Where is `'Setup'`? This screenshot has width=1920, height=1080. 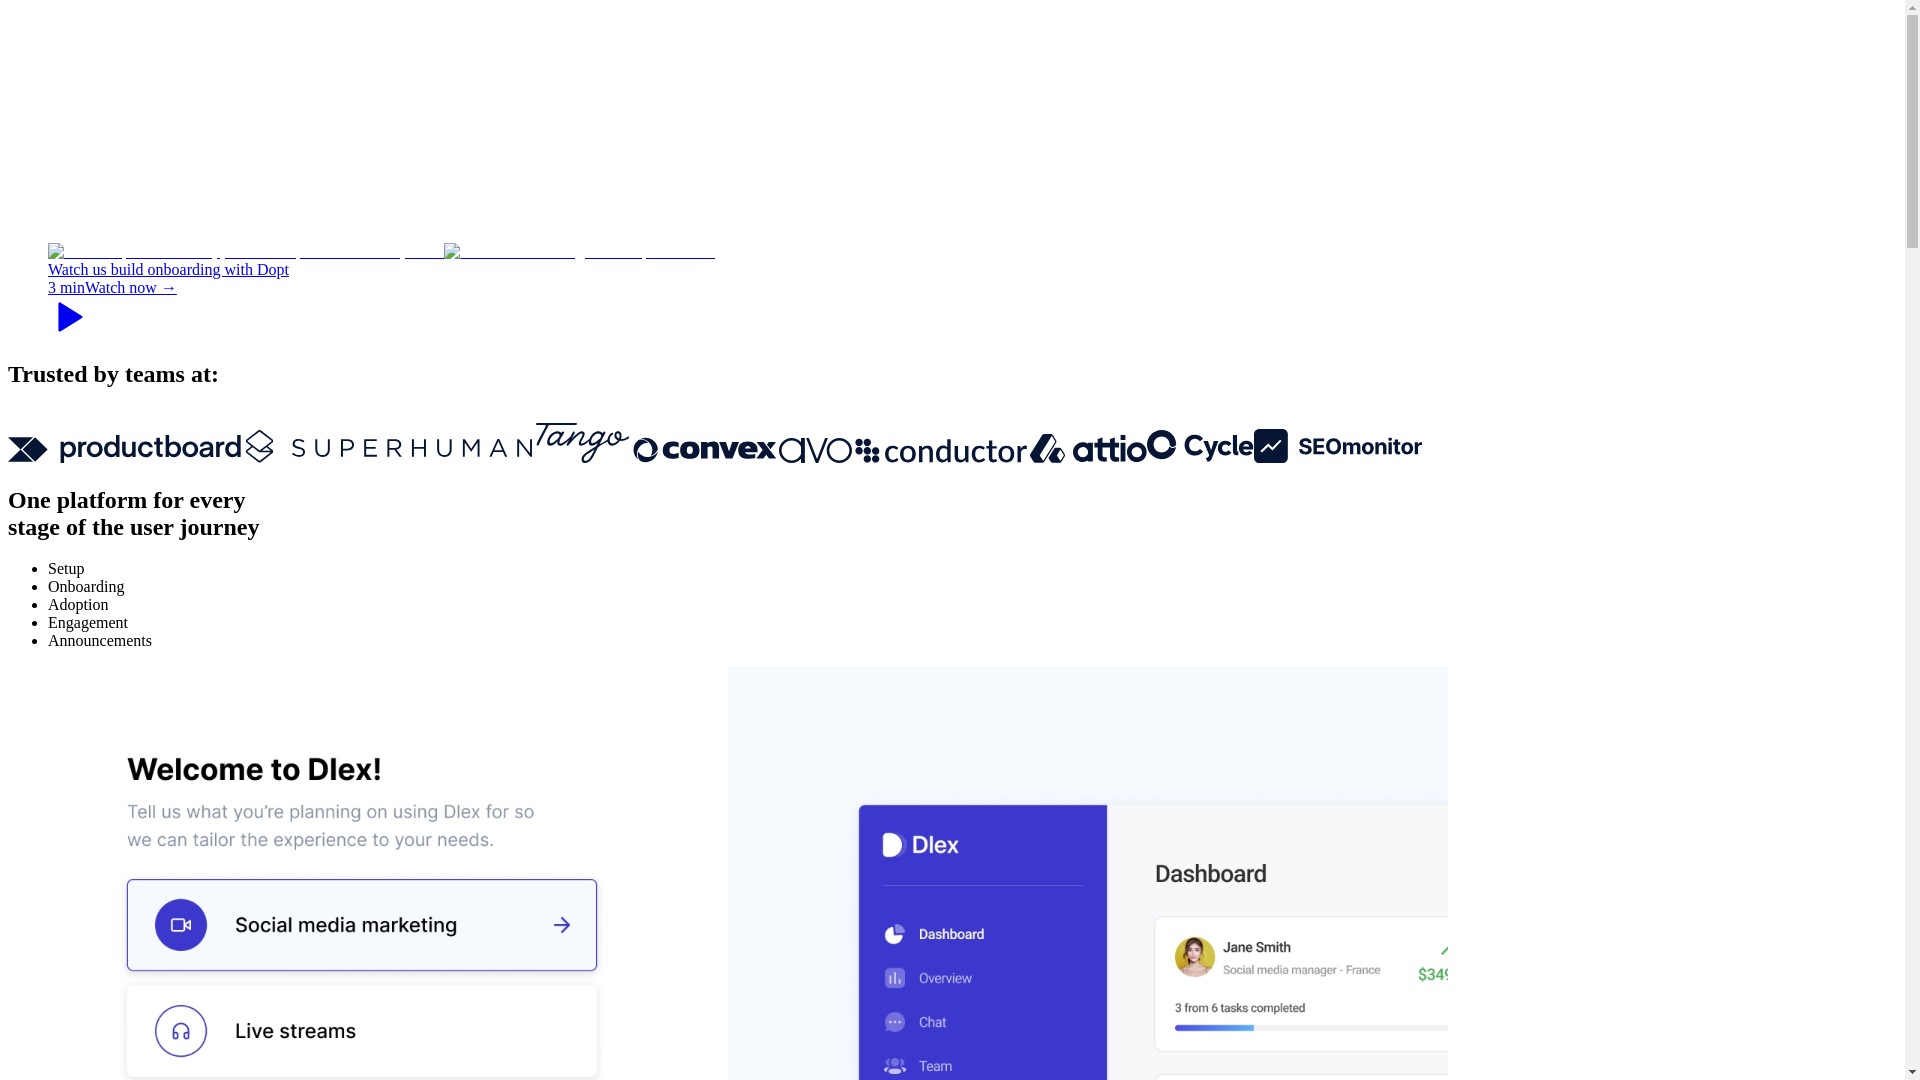 'Setup' is located at coordinates (66, 568).